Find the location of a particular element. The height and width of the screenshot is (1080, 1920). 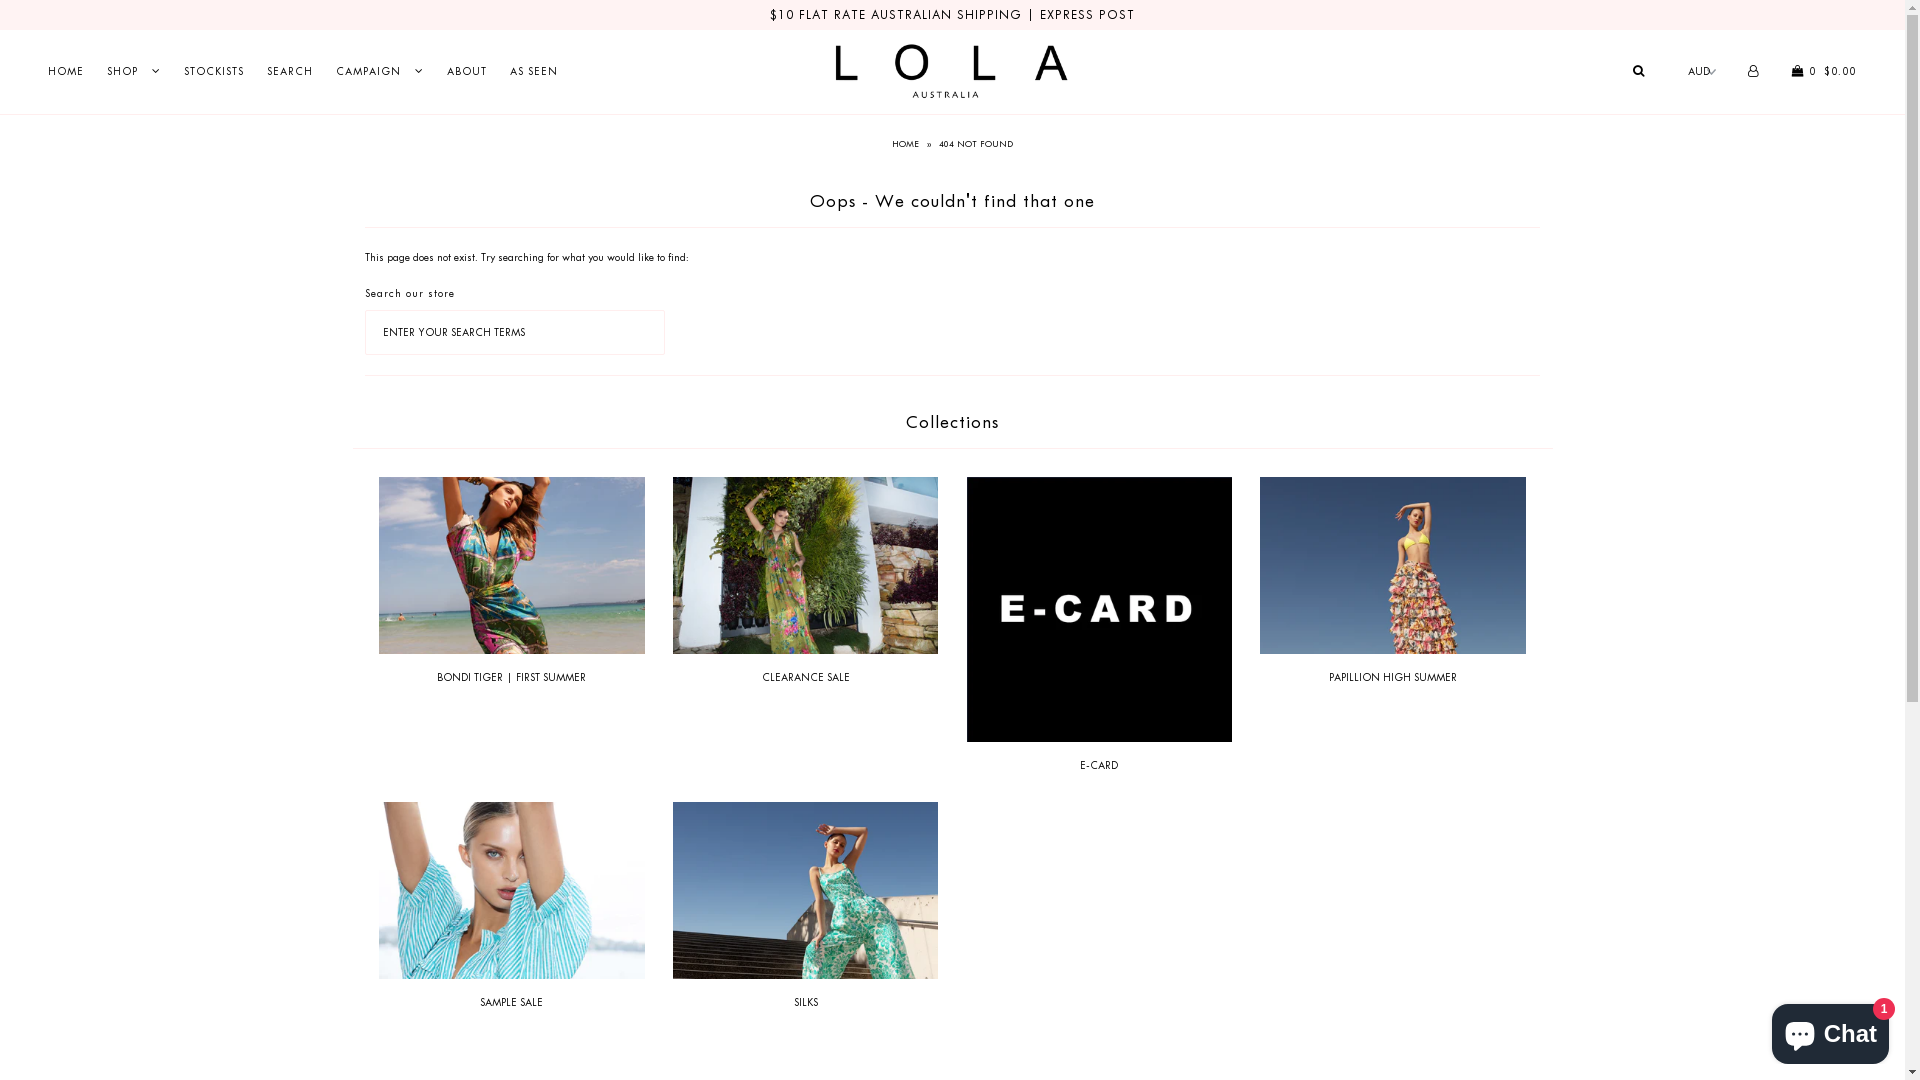

'SHOP' is located at coordinates (95, 70).